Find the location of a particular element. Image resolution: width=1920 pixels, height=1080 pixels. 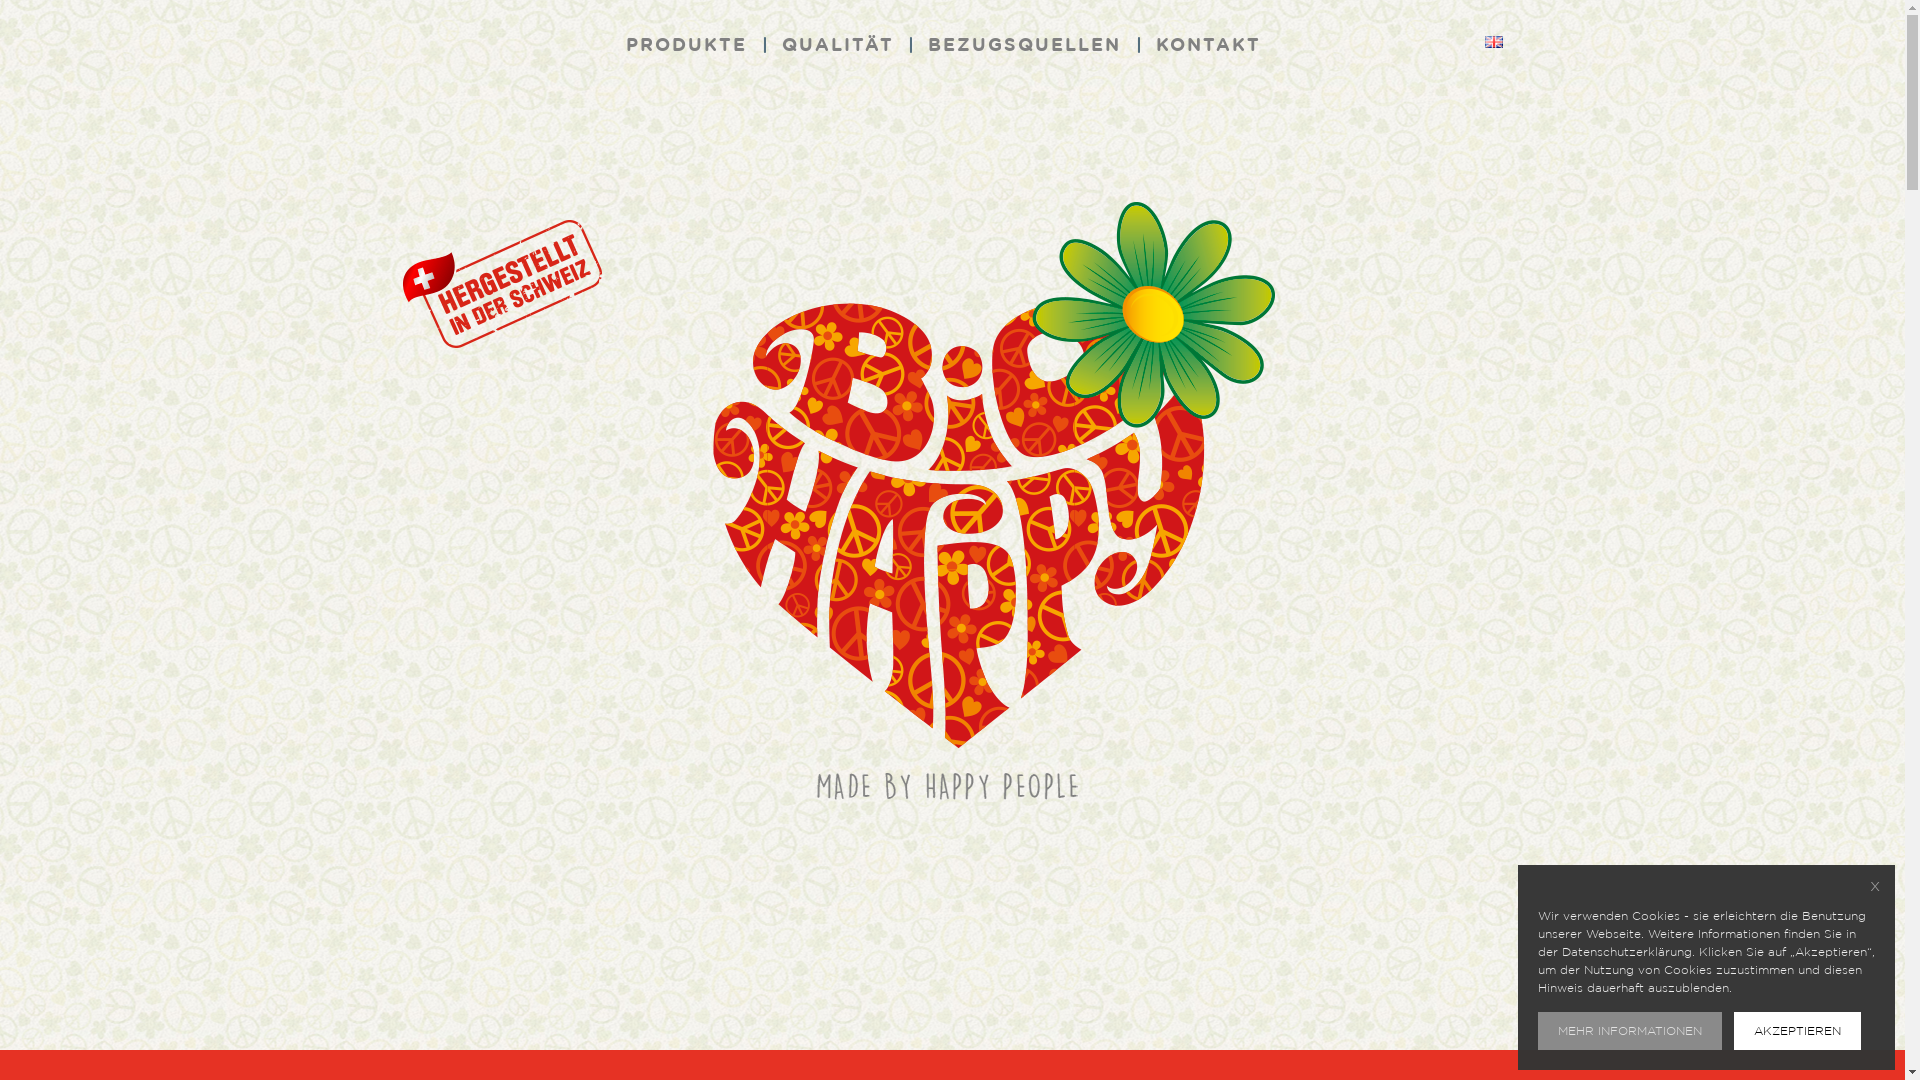

'BEZUGSQUELLEN' is located at coordinates (1024, 45).